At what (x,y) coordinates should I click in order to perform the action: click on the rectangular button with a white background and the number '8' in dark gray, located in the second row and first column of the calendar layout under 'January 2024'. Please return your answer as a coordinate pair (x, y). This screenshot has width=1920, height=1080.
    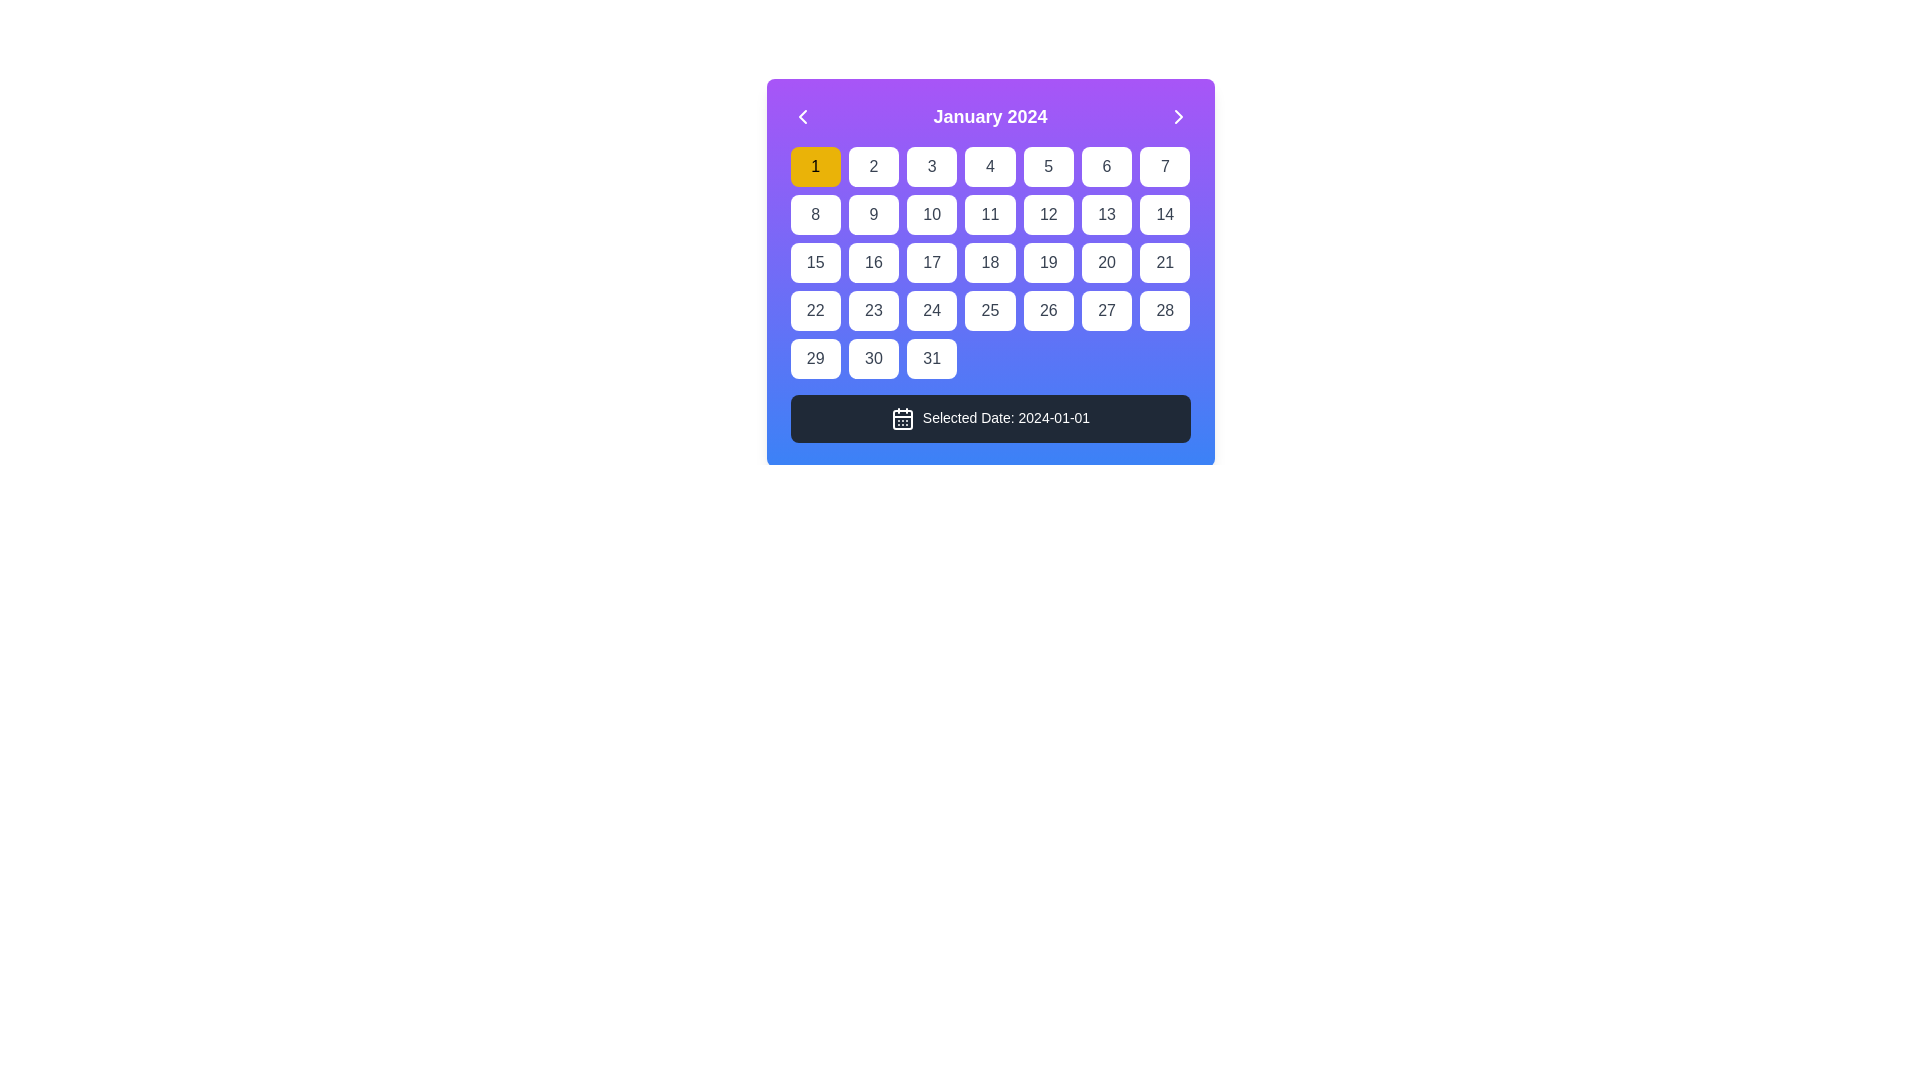
    Looking at the image, I should click on (815, 215).